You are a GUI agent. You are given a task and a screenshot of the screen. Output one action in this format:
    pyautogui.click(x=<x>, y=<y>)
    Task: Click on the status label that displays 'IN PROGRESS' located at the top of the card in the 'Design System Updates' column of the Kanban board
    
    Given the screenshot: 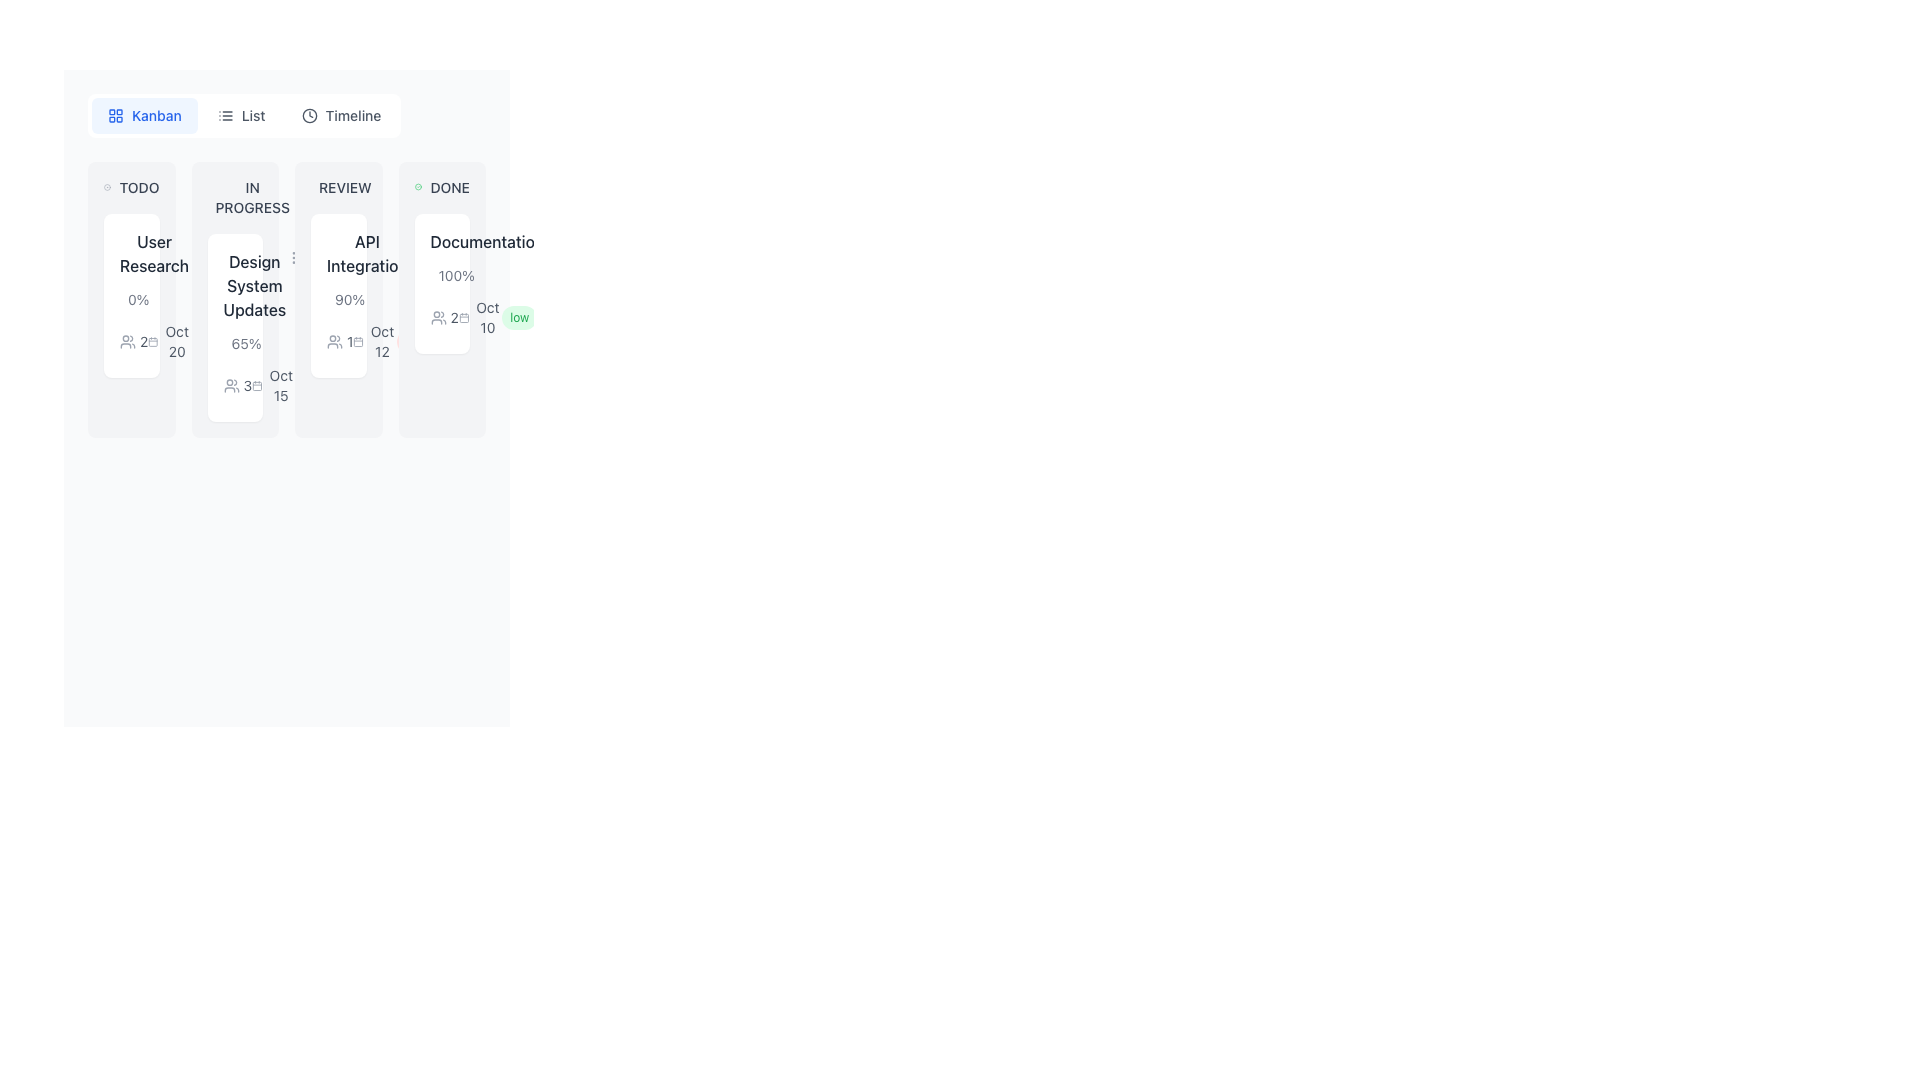 What is the action you would take?
    pyautogui.click(x=235, y=197)
    